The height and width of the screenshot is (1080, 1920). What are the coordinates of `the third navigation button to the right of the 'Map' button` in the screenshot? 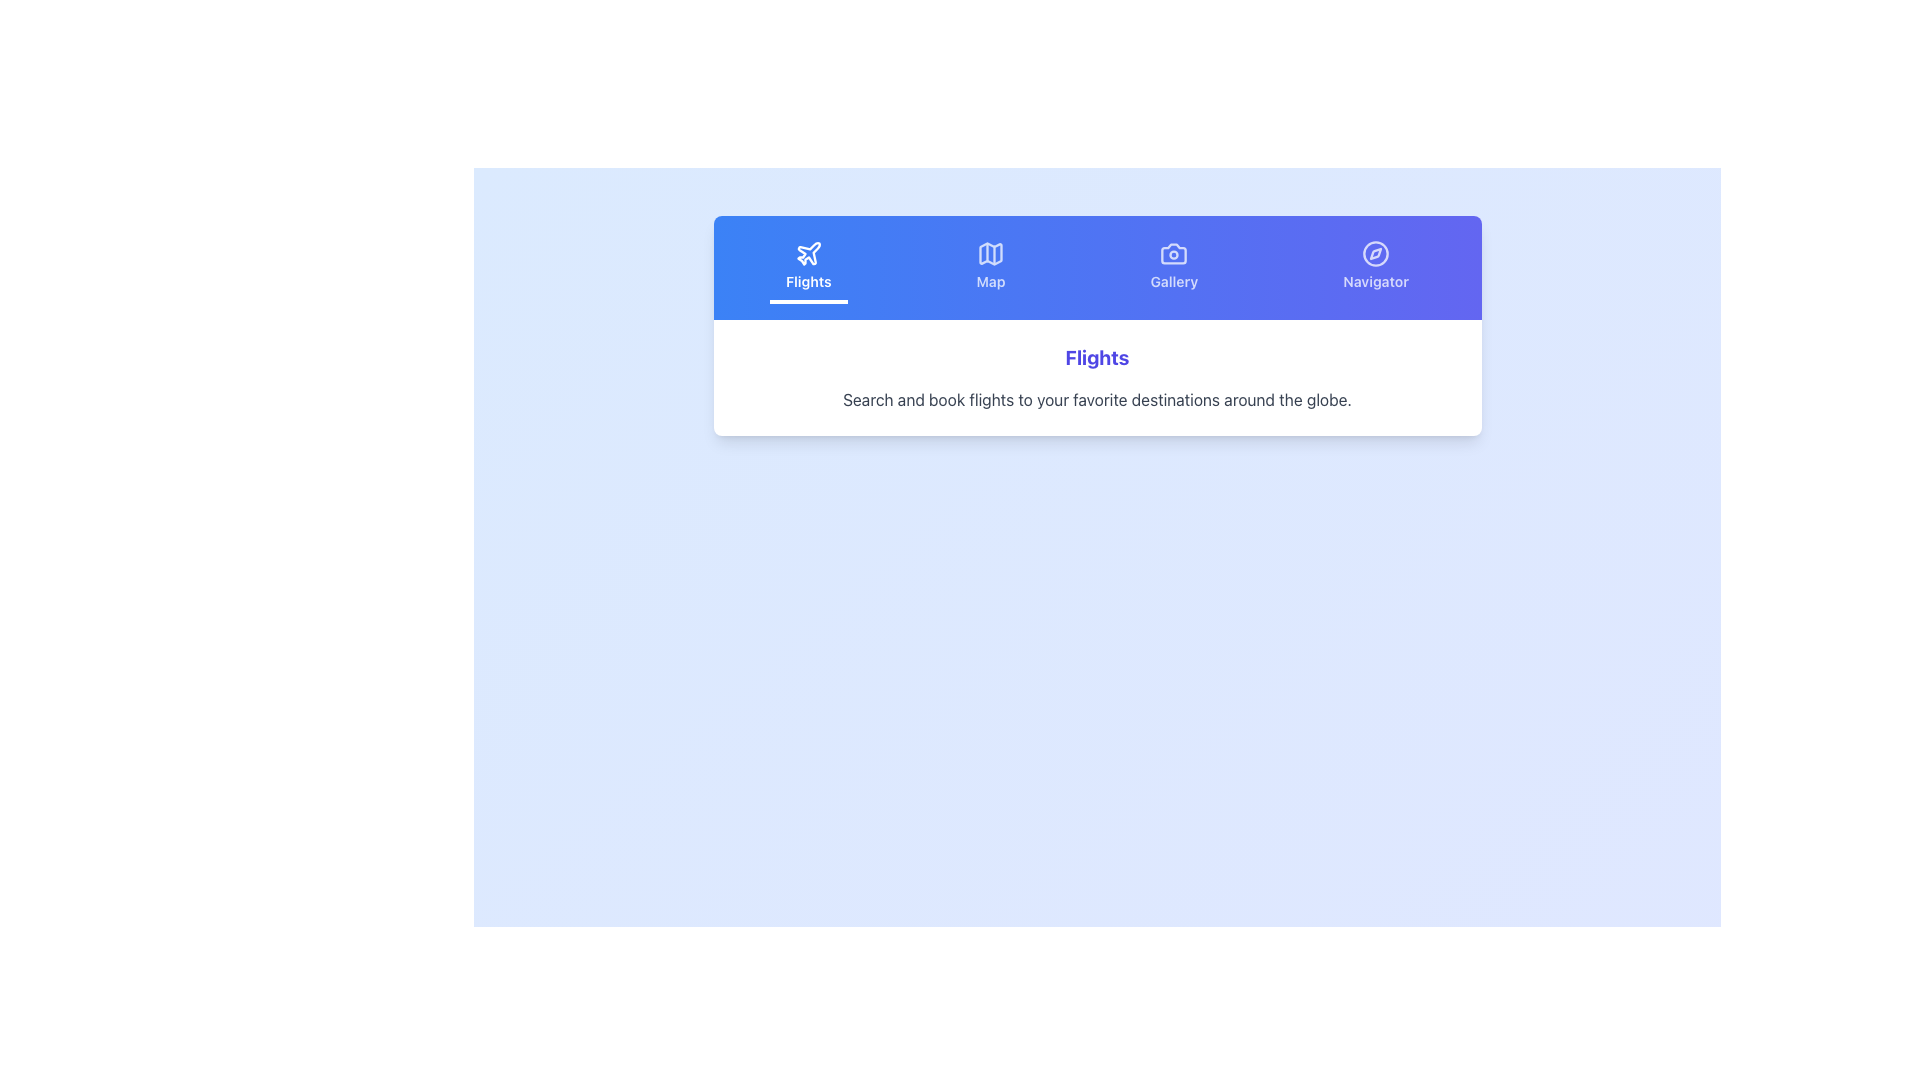 It's located at (1174, 266).